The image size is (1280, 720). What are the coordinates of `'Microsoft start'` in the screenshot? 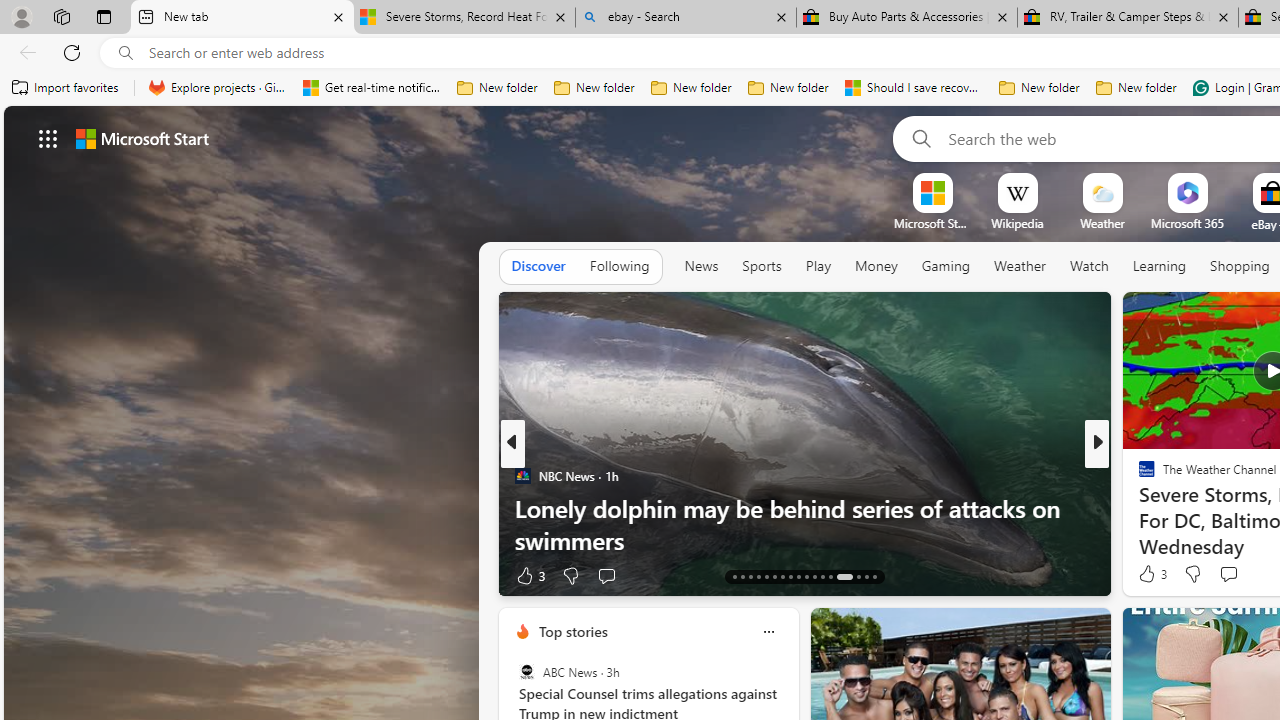 It's located at (141, 137).